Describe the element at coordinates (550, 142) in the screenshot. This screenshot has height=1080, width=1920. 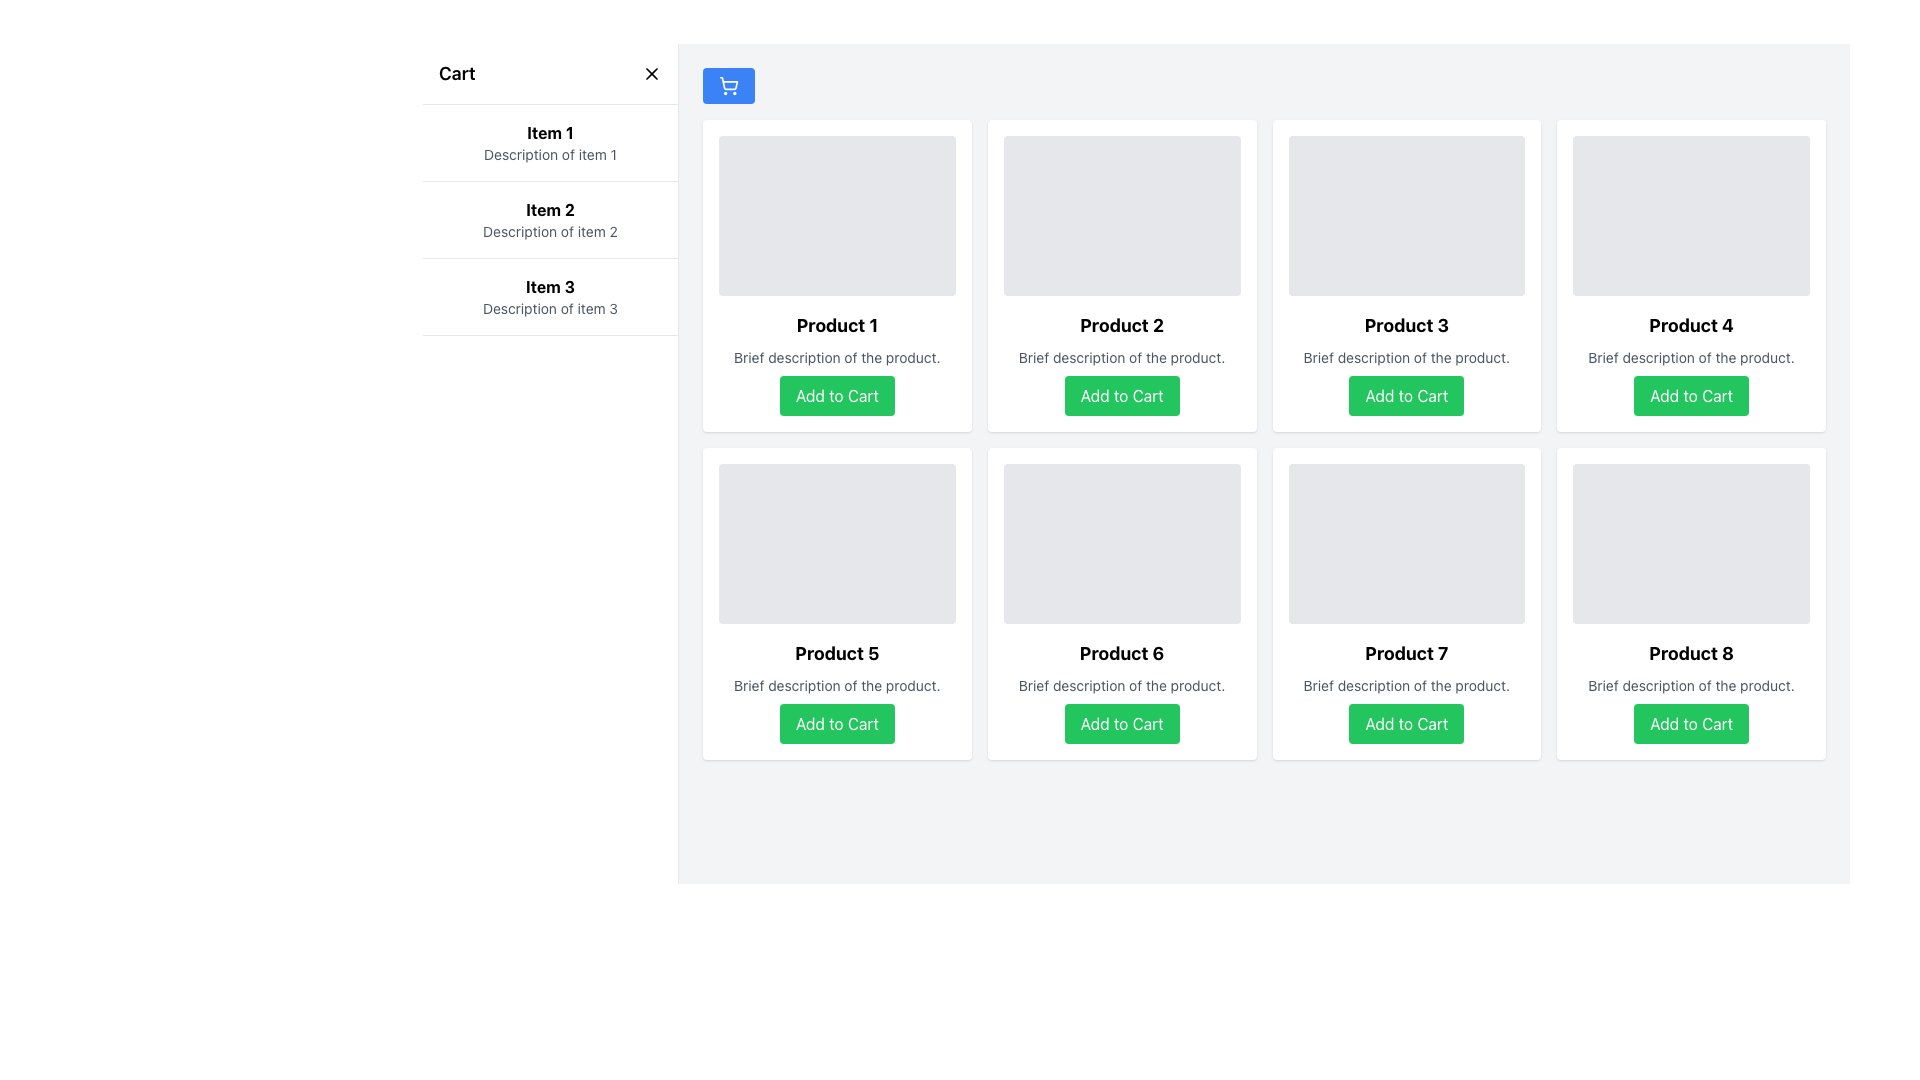
I see `the first list item in the 'Cart' sidebar, which provides information about 'Item 1'` at that location.